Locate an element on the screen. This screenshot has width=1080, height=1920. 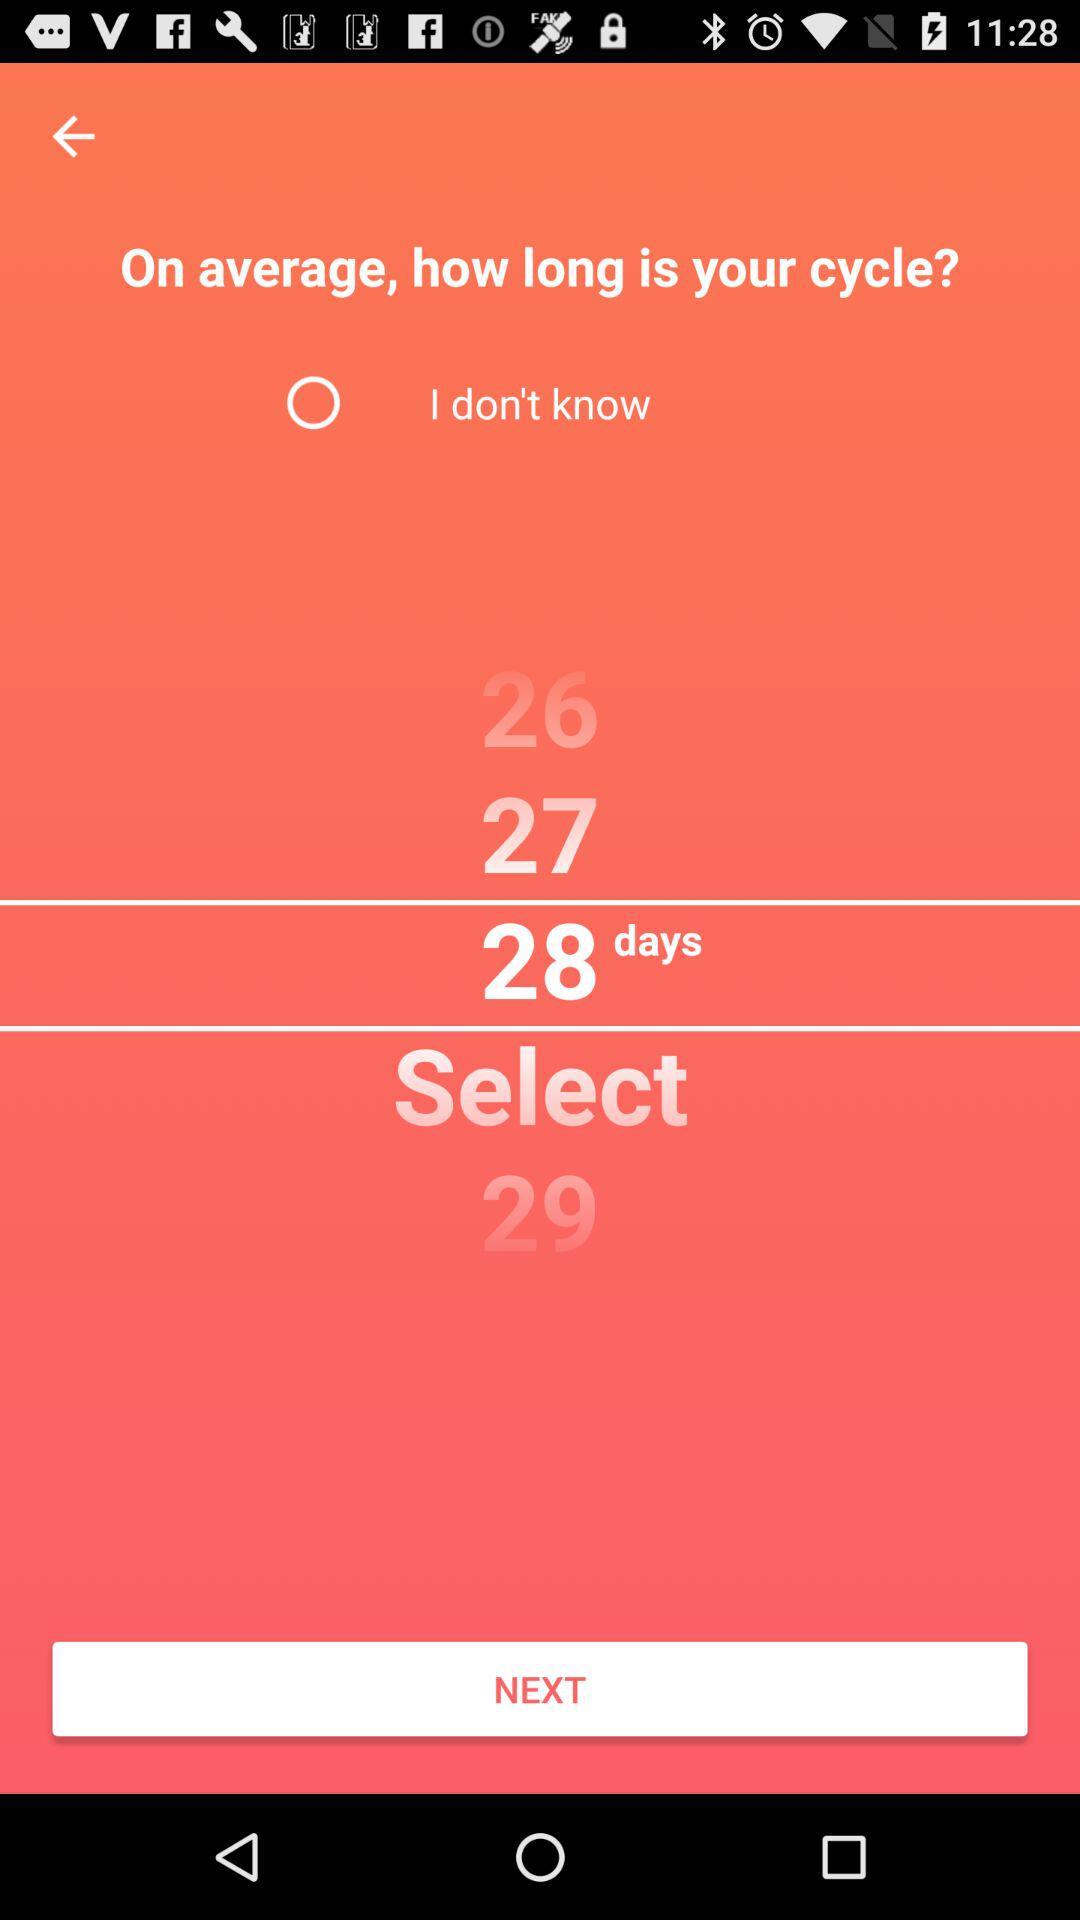
cycle length is located at coordinates (72, 135).